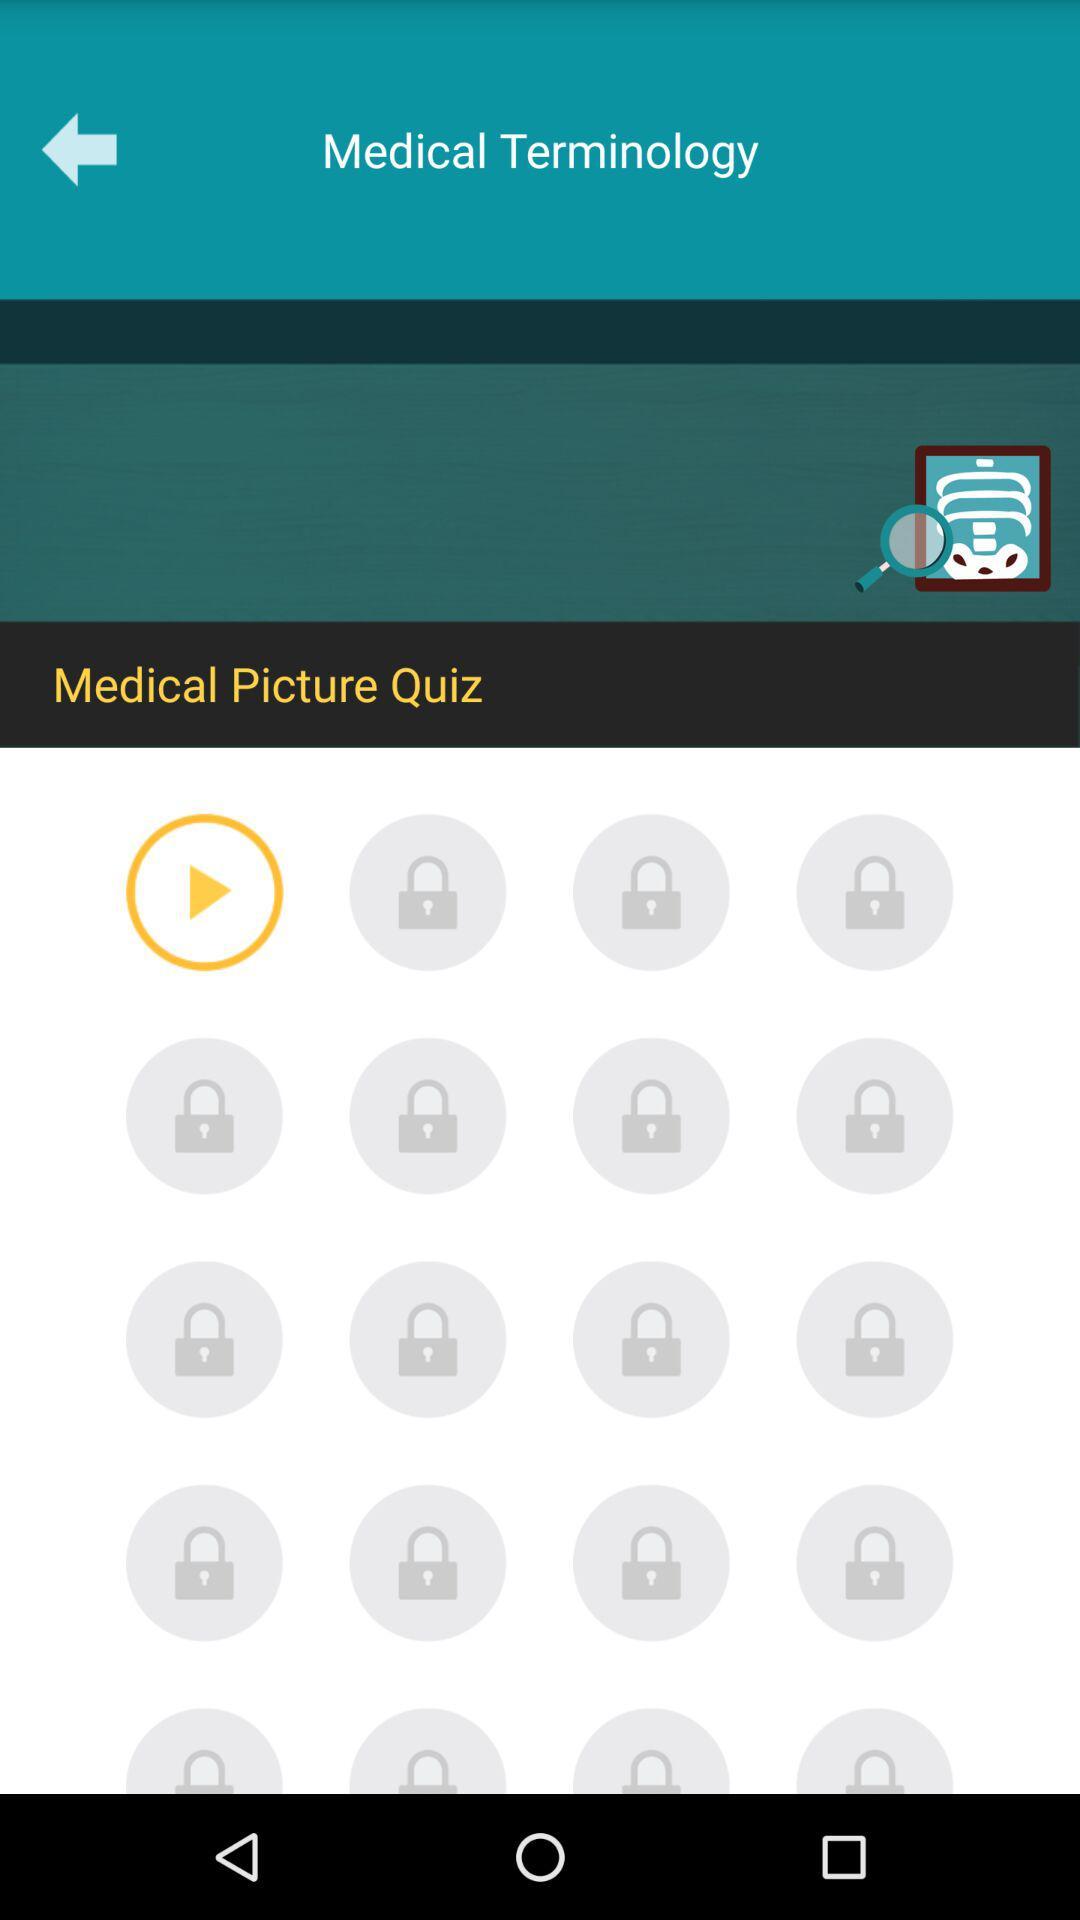 The height and width of the screenshot is (1920, 1080). I want to click on secured link, so click(651, 1115).